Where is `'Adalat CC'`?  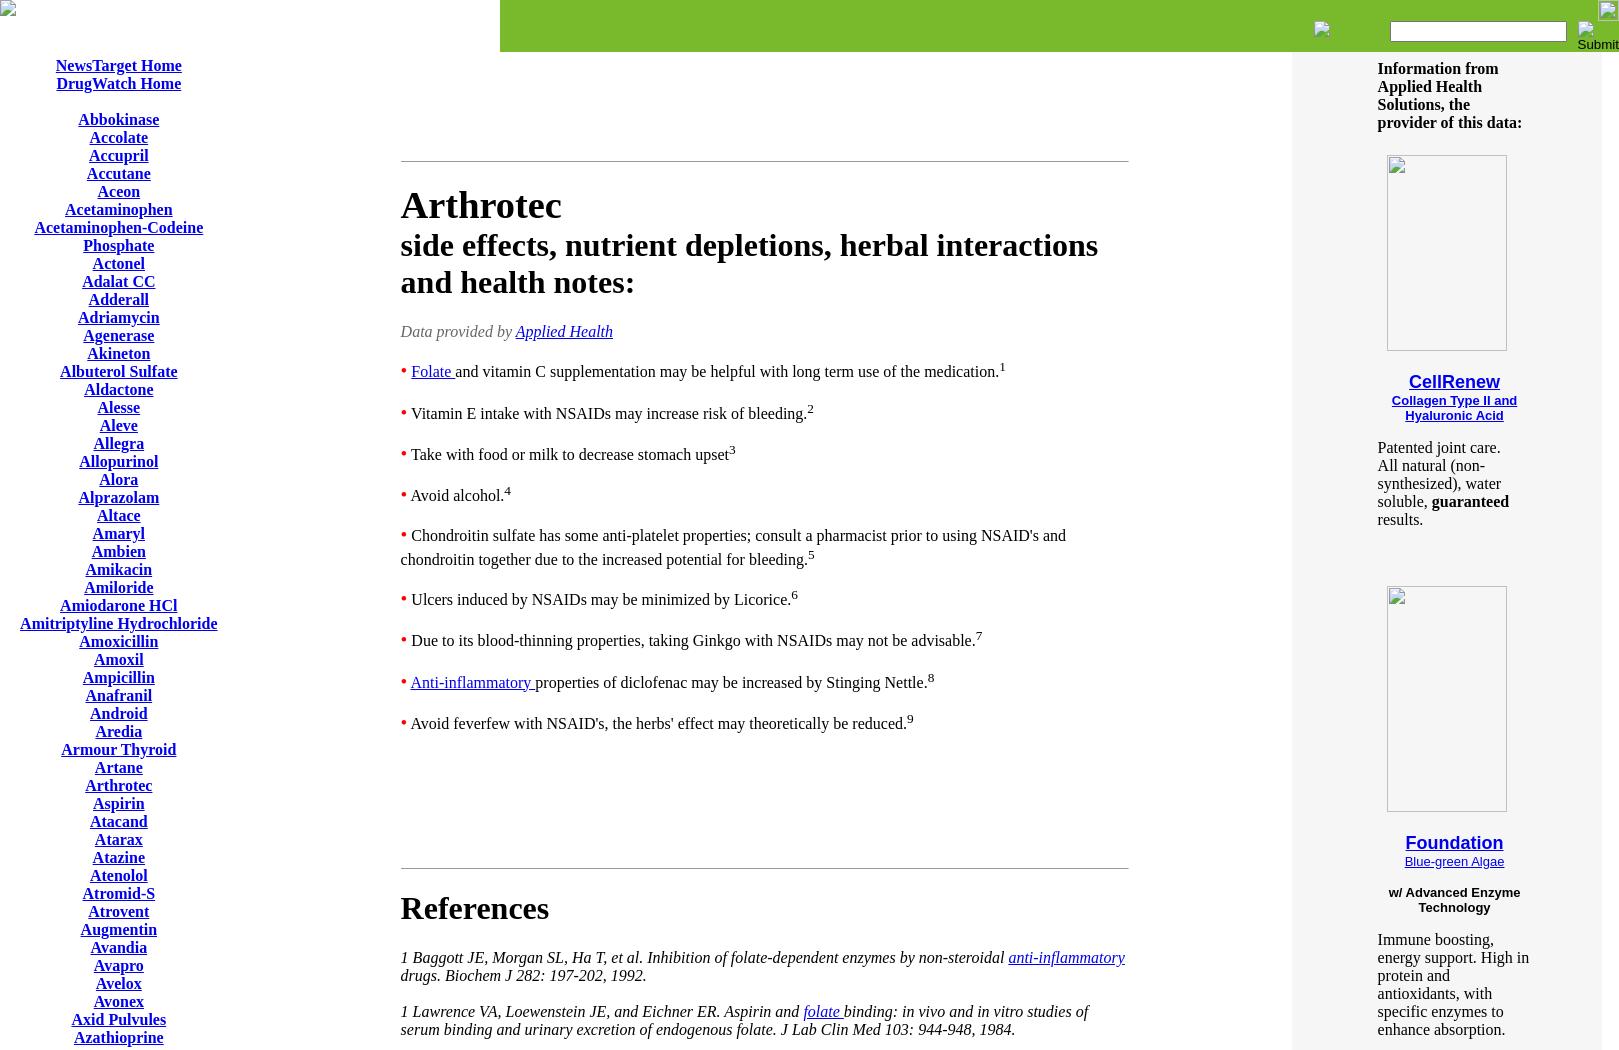
'Adalat CC' is located at coordinates (118, 280).